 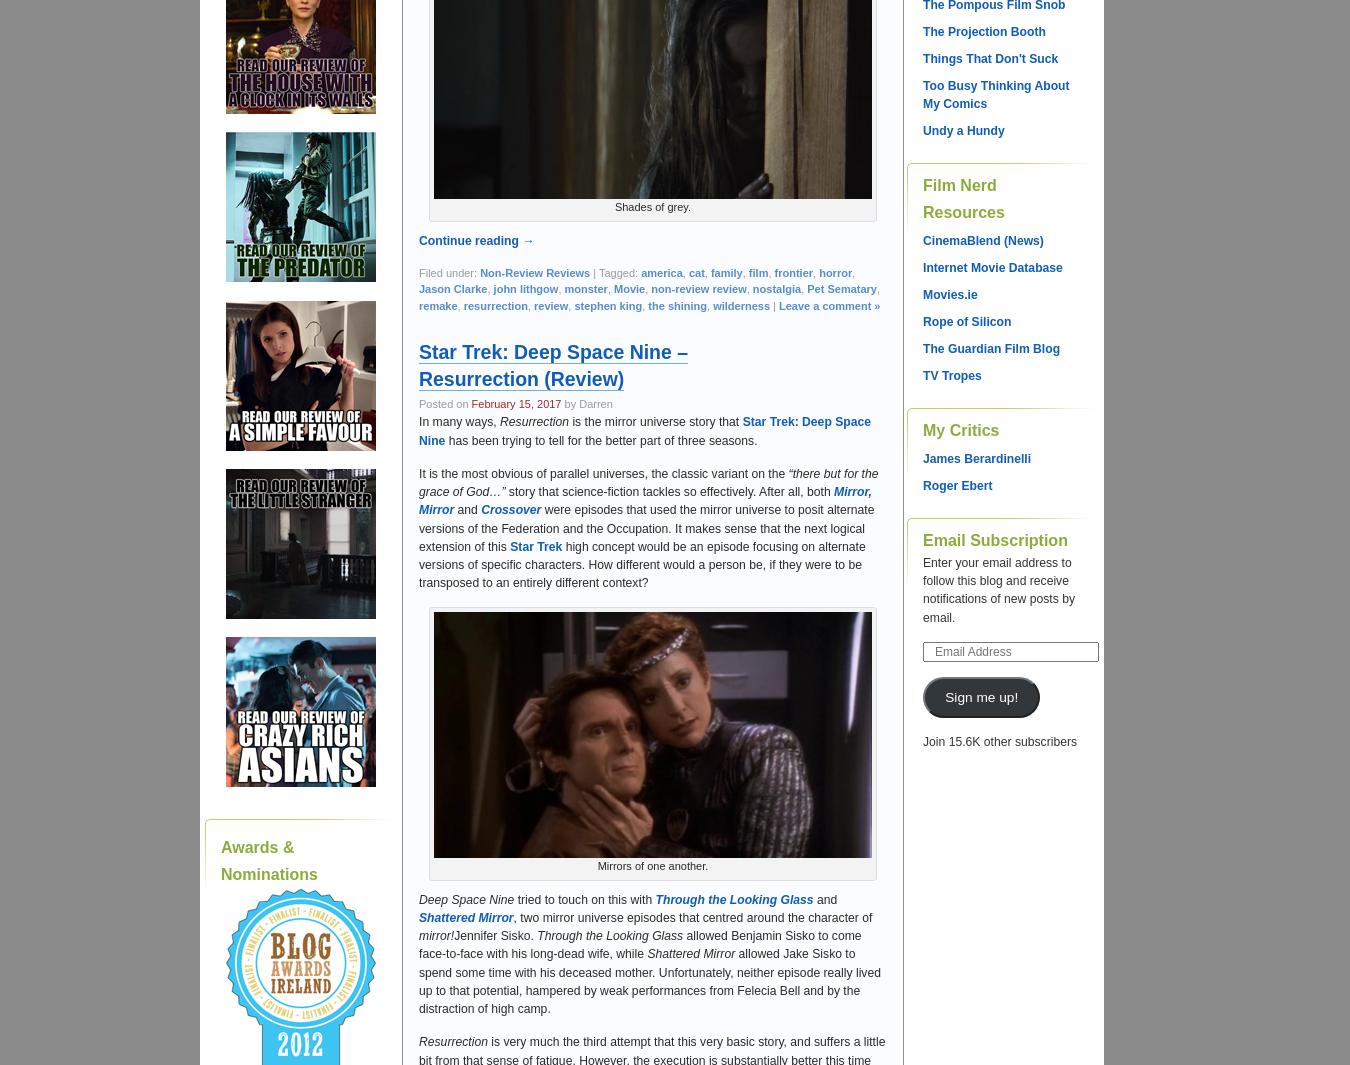 I want to click on 'frontier', so click(x=793, y=271).